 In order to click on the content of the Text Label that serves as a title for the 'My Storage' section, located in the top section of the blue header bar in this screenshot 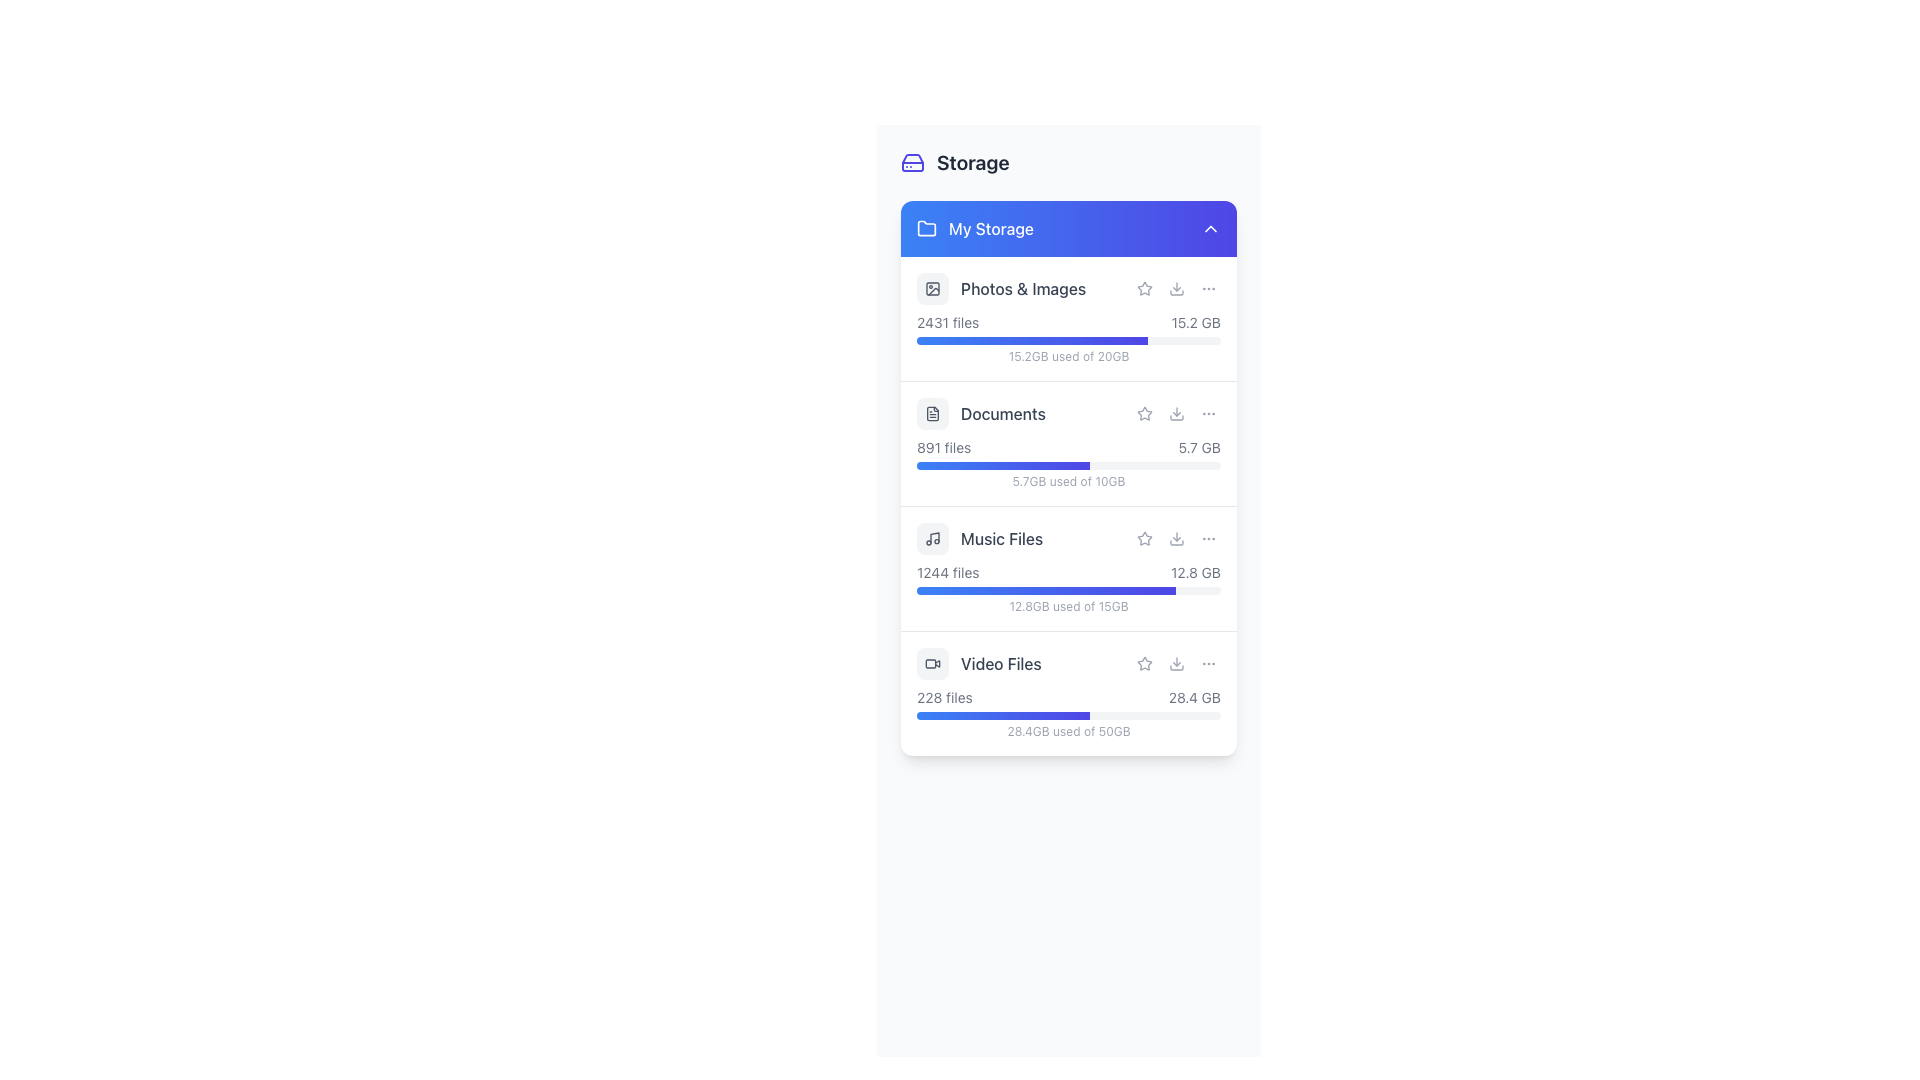, I will do `click(991, 227)`.